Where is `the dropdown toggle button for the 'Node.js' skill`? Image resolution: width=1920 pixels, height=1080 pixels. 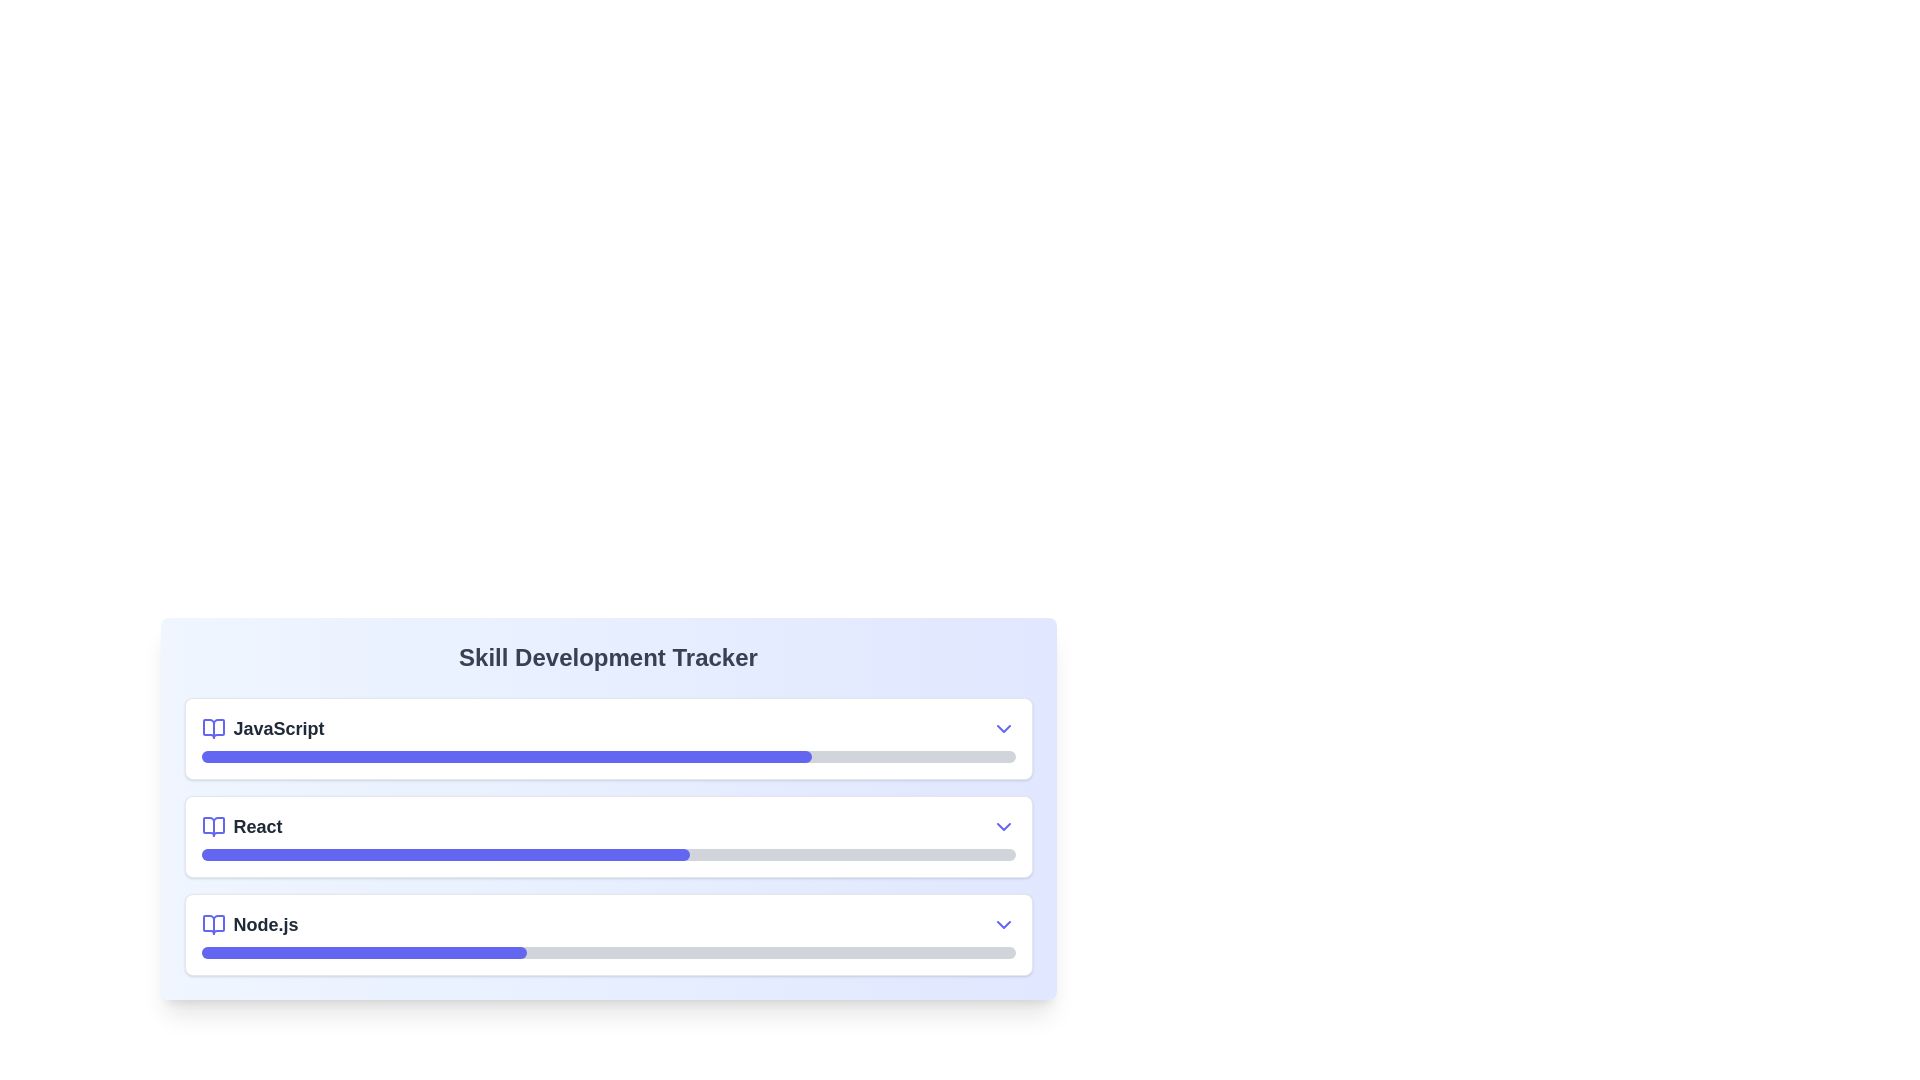 the dropdown toggle button for the 'Node.js' skill is located at coordinates (1003, 925).